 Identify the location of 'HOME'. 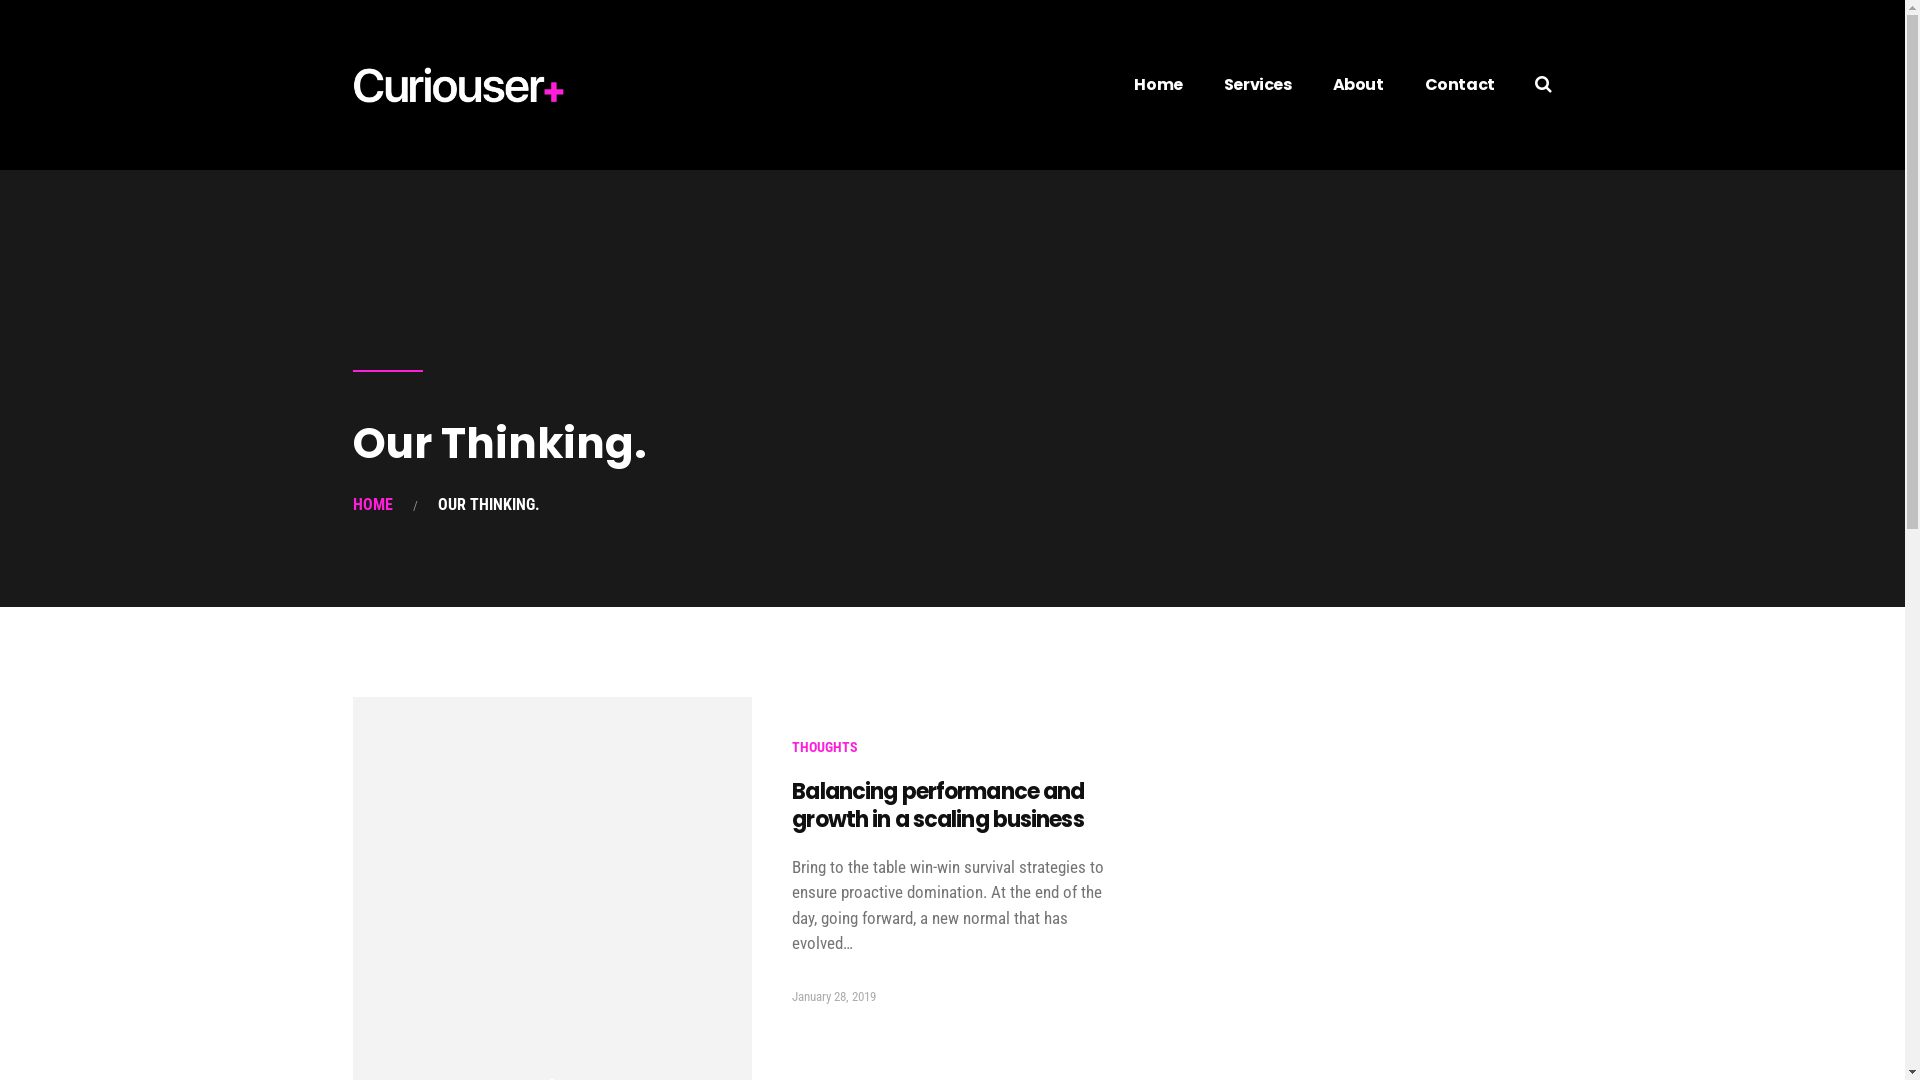
(371, 502).